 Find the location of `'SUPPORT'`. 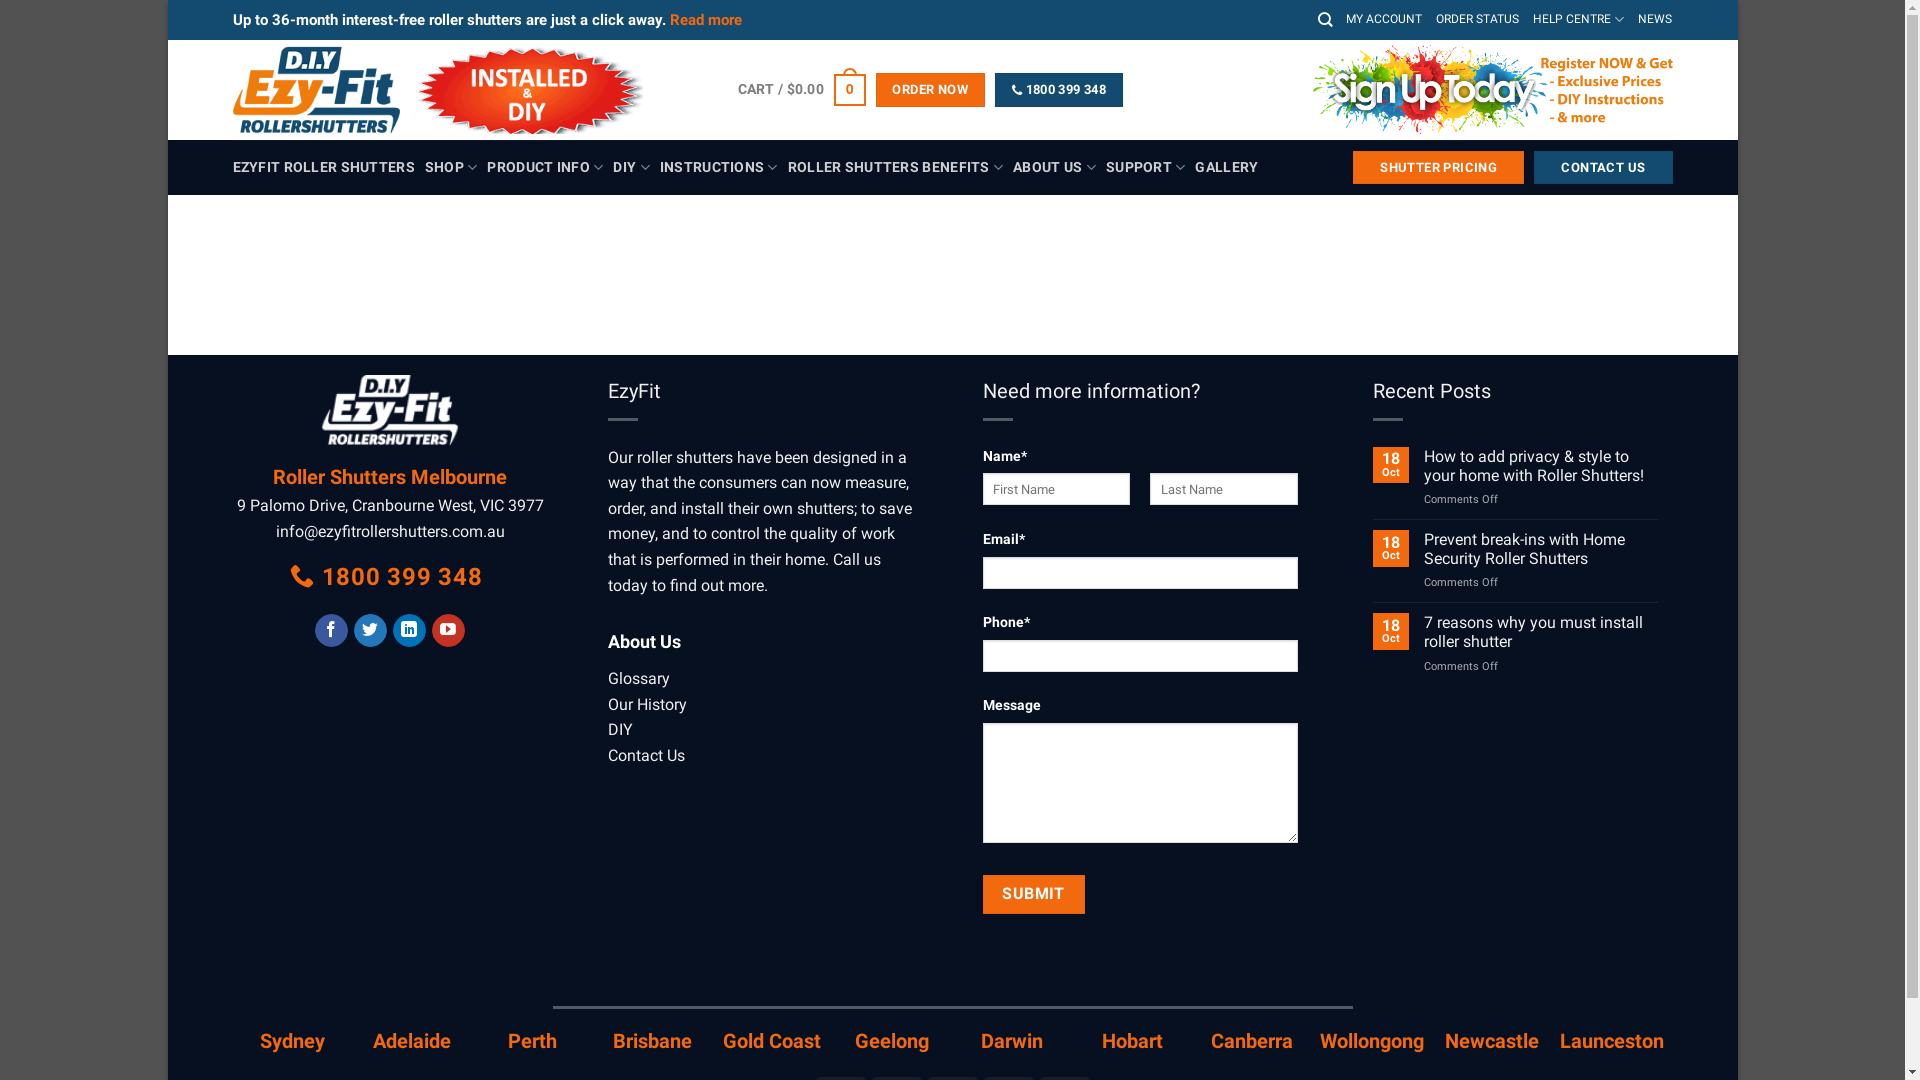

'SUPPORT' is located at coordinates (1146, 166).